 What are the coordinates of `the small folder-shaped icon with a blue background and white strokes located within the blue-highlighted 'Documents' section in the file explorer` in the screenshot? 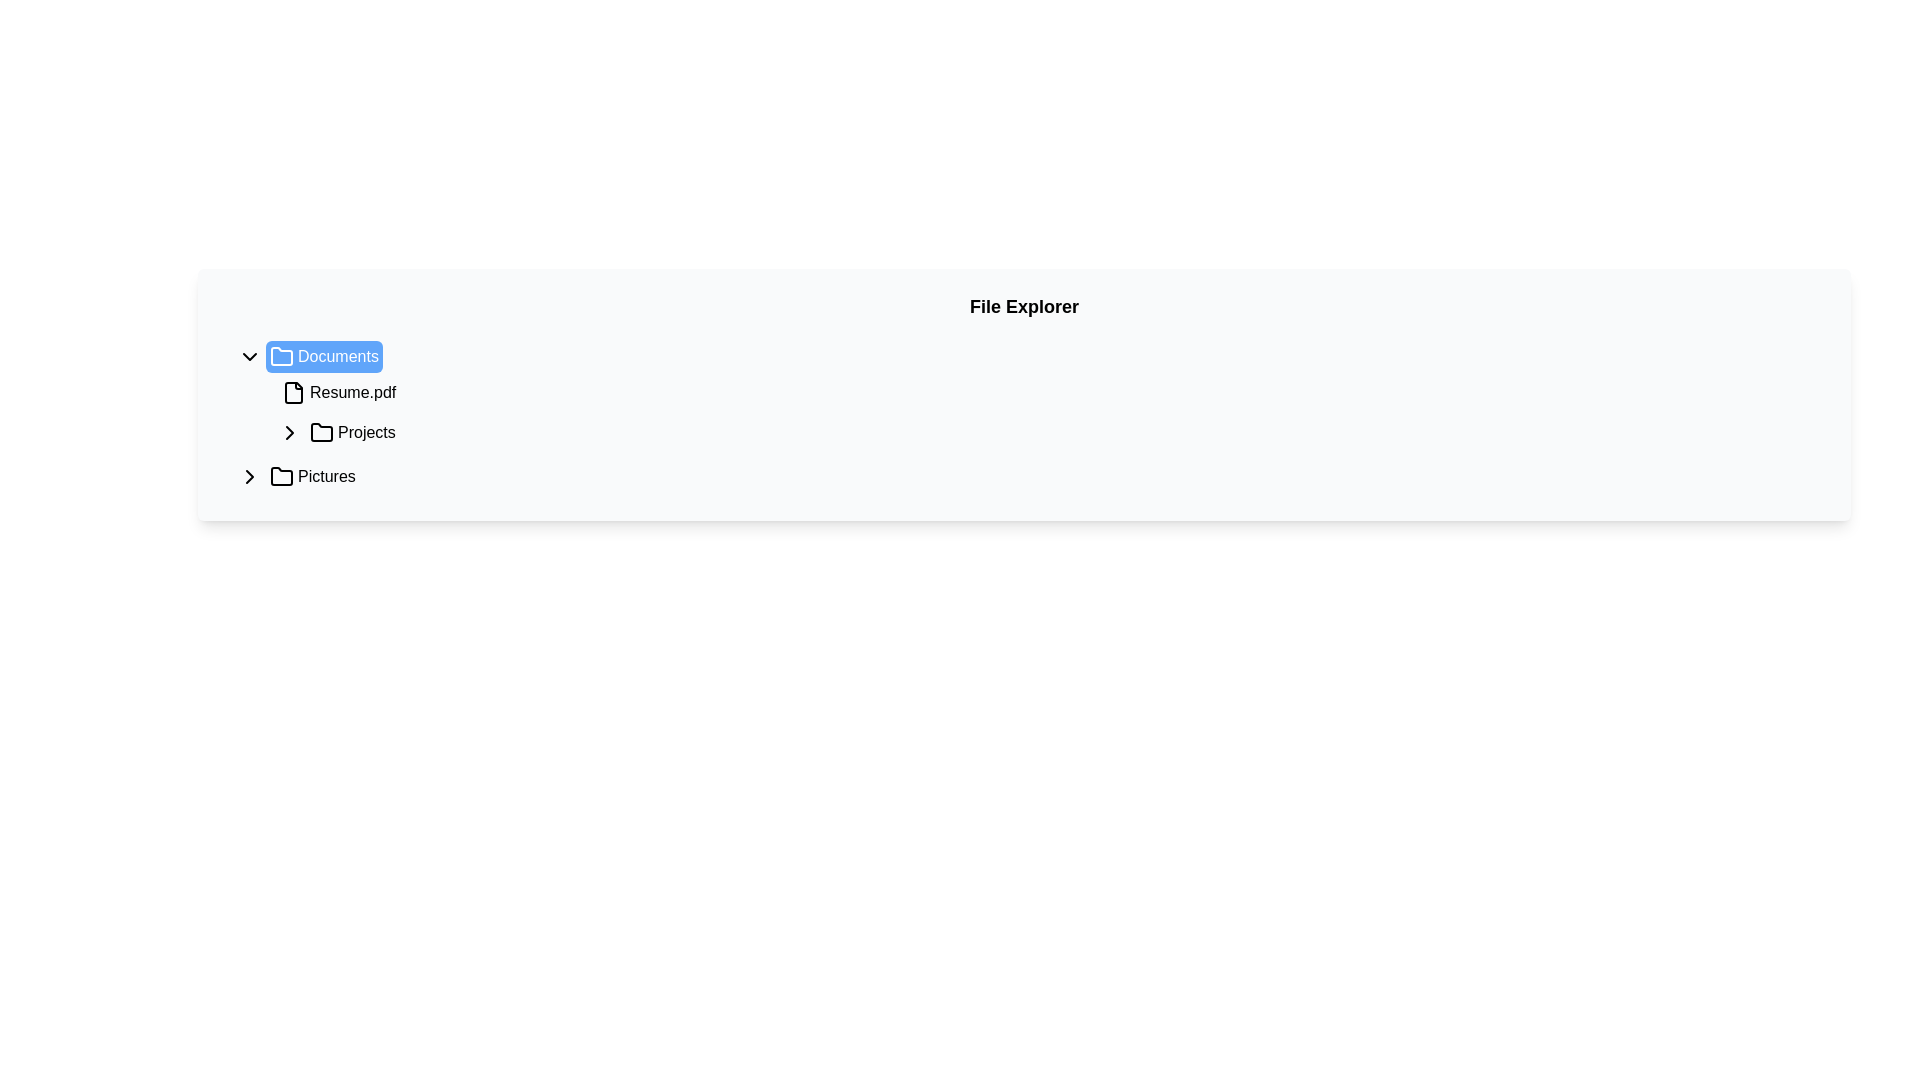 It's located at (281, 356).